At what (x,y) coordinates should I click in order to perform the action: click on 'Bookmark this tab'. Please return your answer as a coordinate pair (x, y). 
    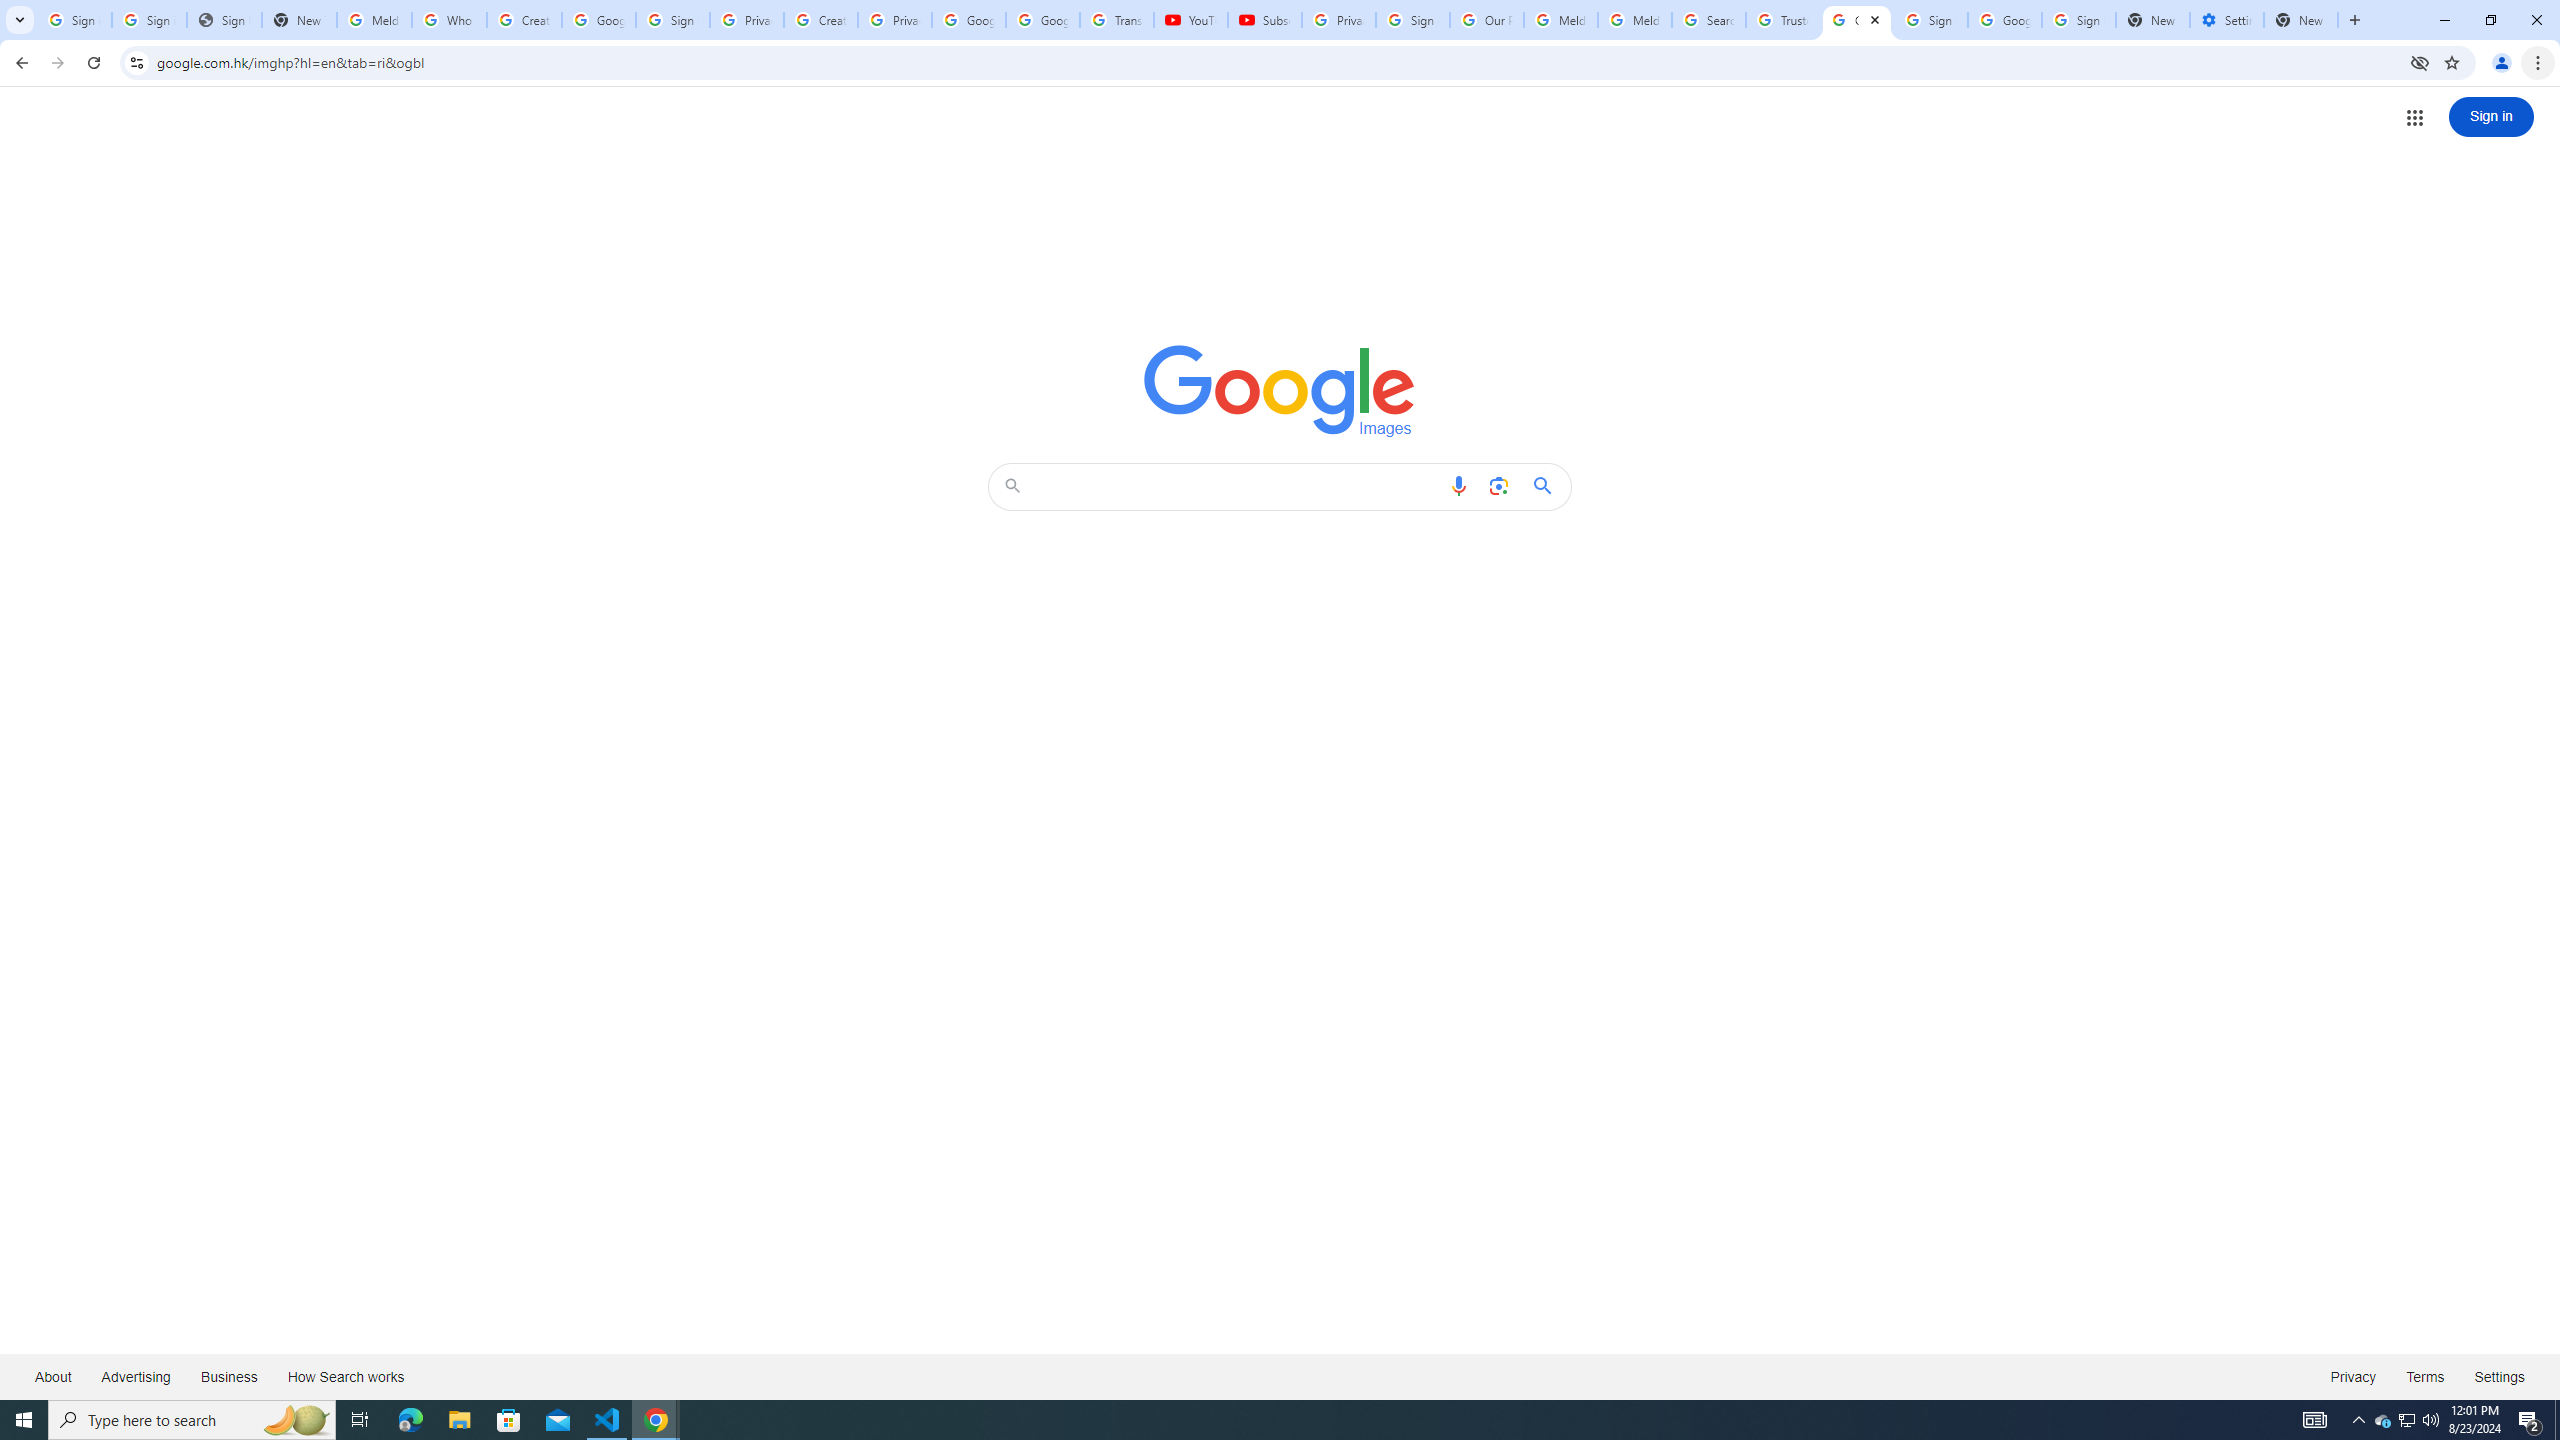
    Looking at the image, I should click on (2450, 61).